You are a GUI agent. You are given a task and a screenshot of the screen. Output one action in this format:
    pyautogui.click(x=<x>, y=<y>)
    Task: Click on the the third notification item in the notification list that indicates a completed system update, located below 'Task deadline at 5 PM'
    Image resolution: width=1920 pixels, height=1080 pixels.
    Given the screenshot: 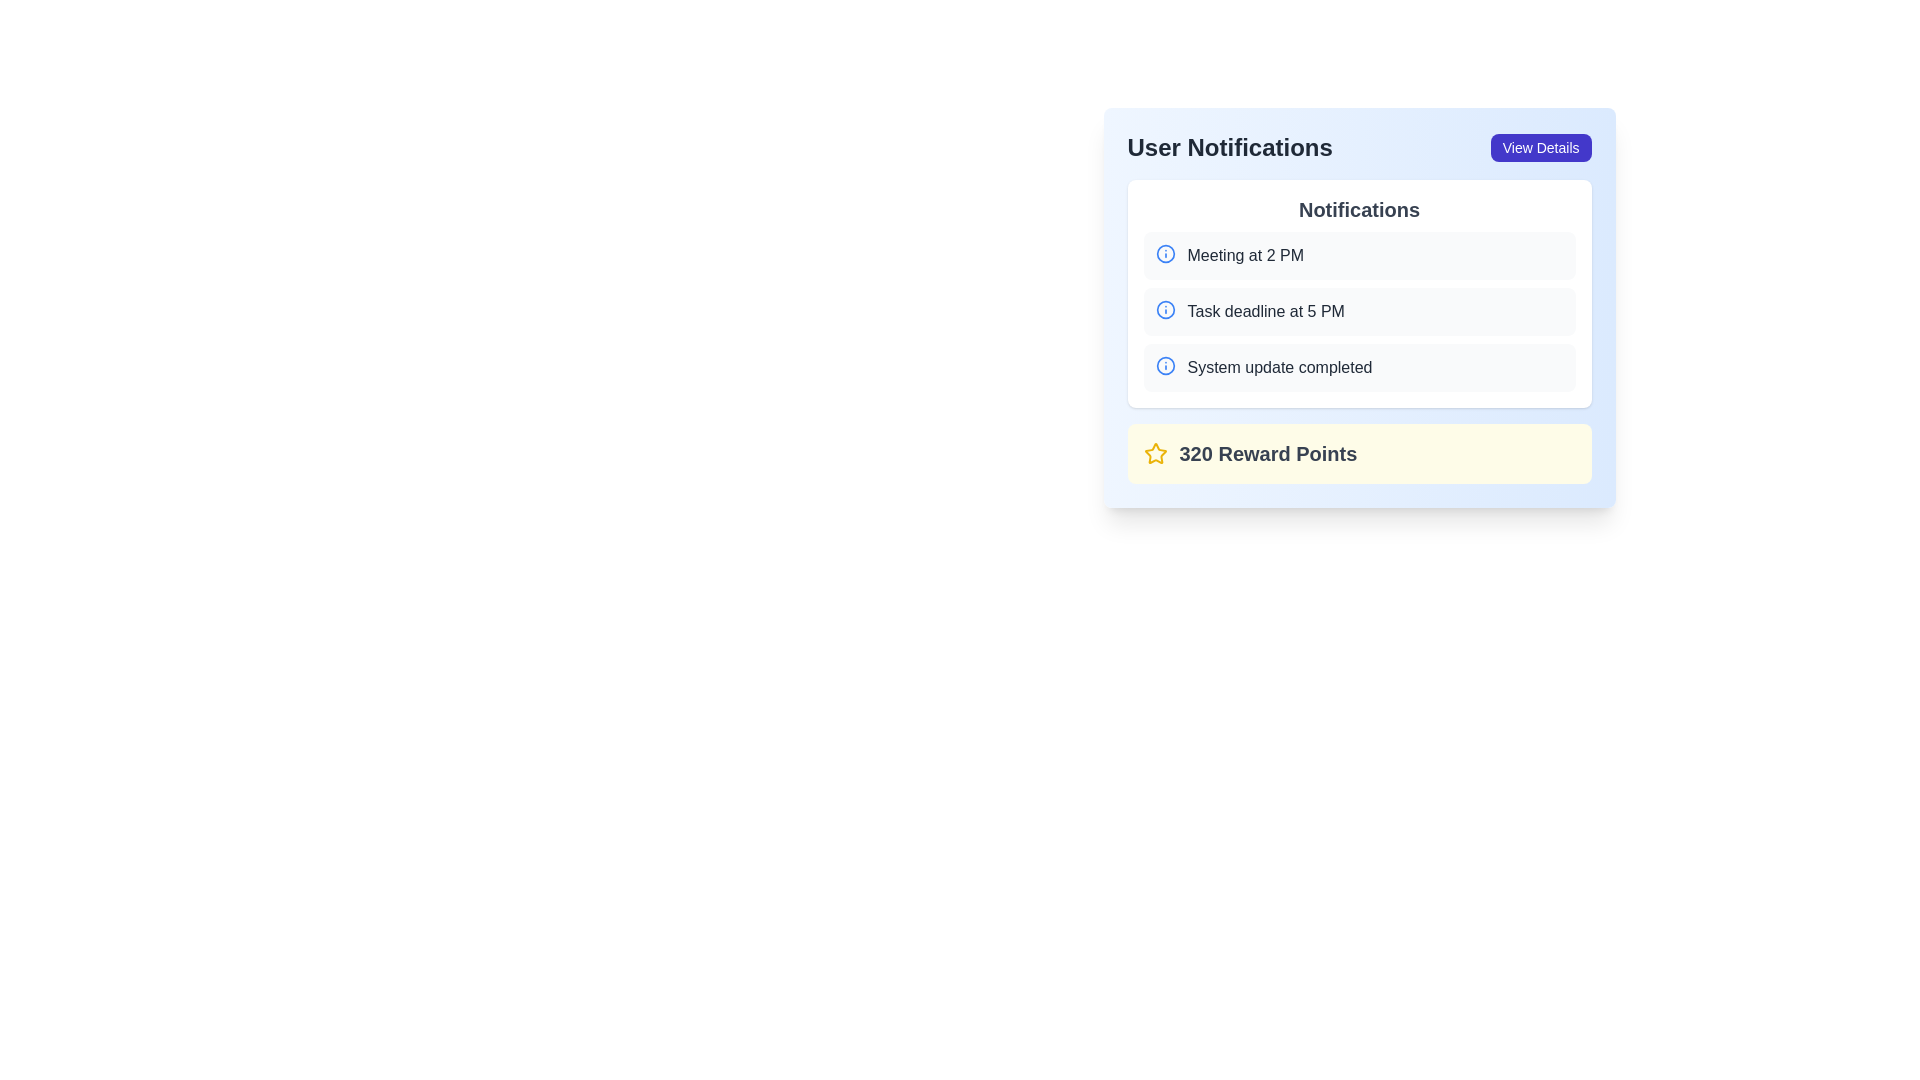 What is the action you would take?
    pyautogui.click(x=1359, y=367)
    